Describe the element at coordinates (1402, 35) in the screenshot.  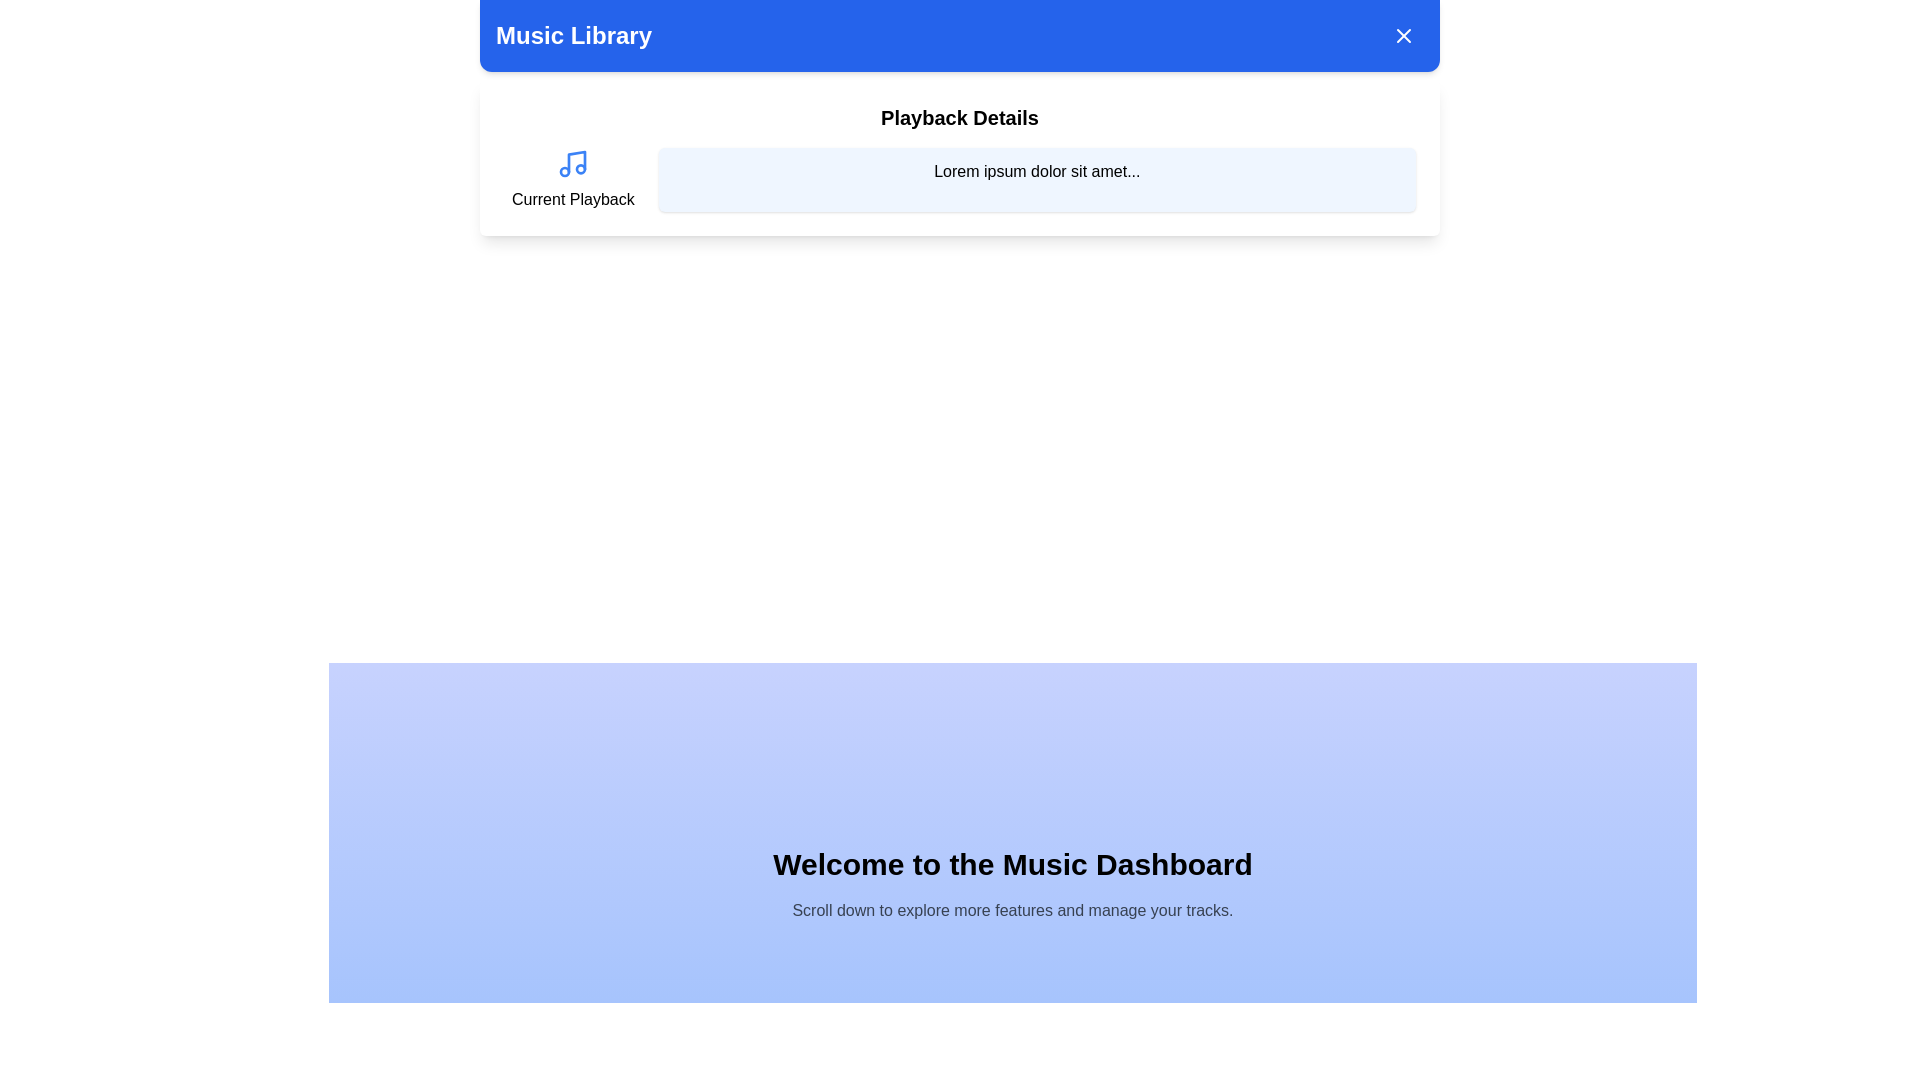
I see `the close icon represented by a small diagonal line forming an X shape in the top-right corner of the blue header bar labeled 'Music Library'` at that location.